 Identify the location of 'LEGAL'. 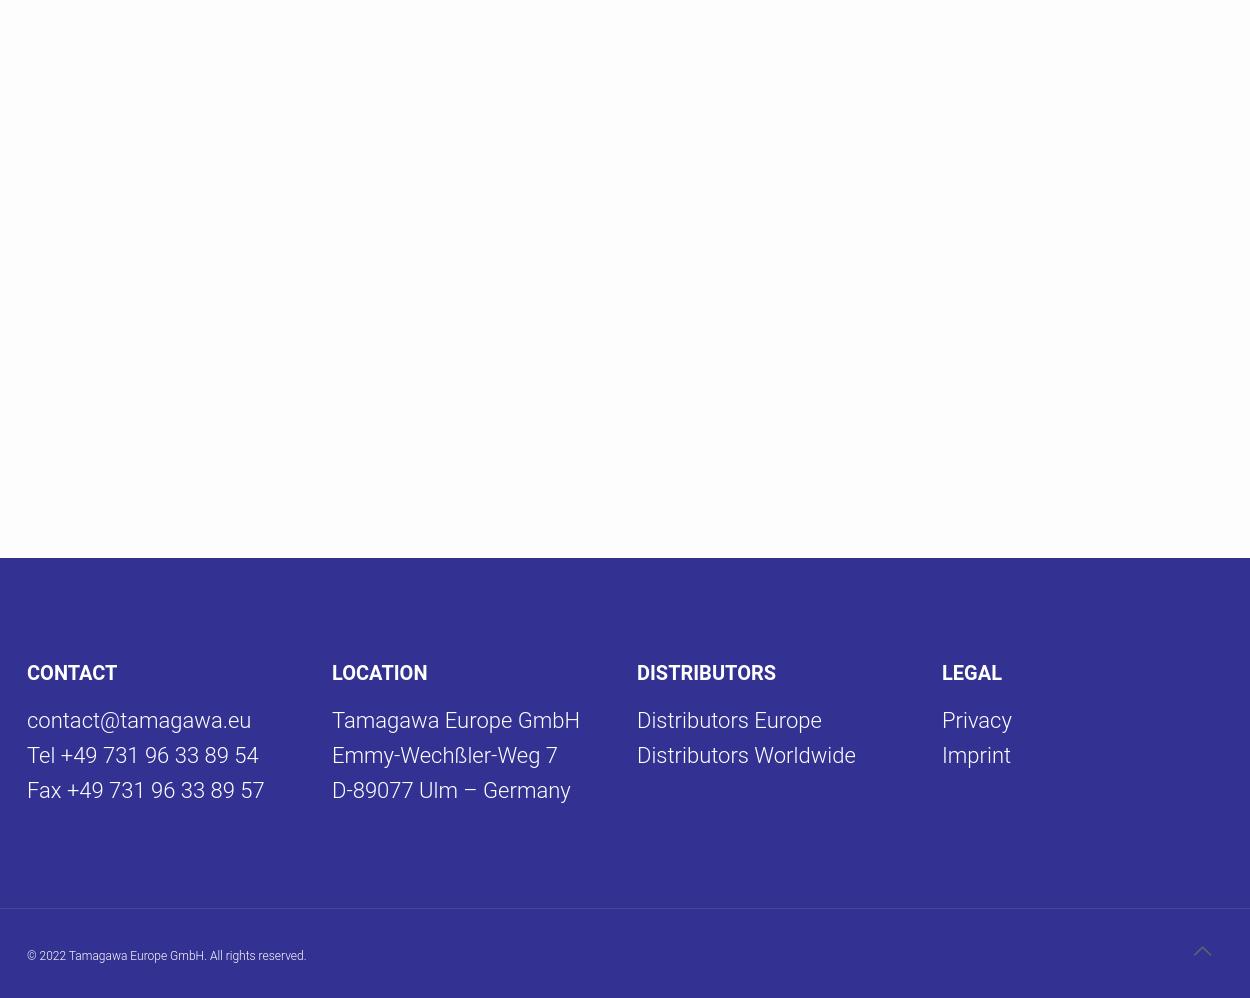
(971, 671).